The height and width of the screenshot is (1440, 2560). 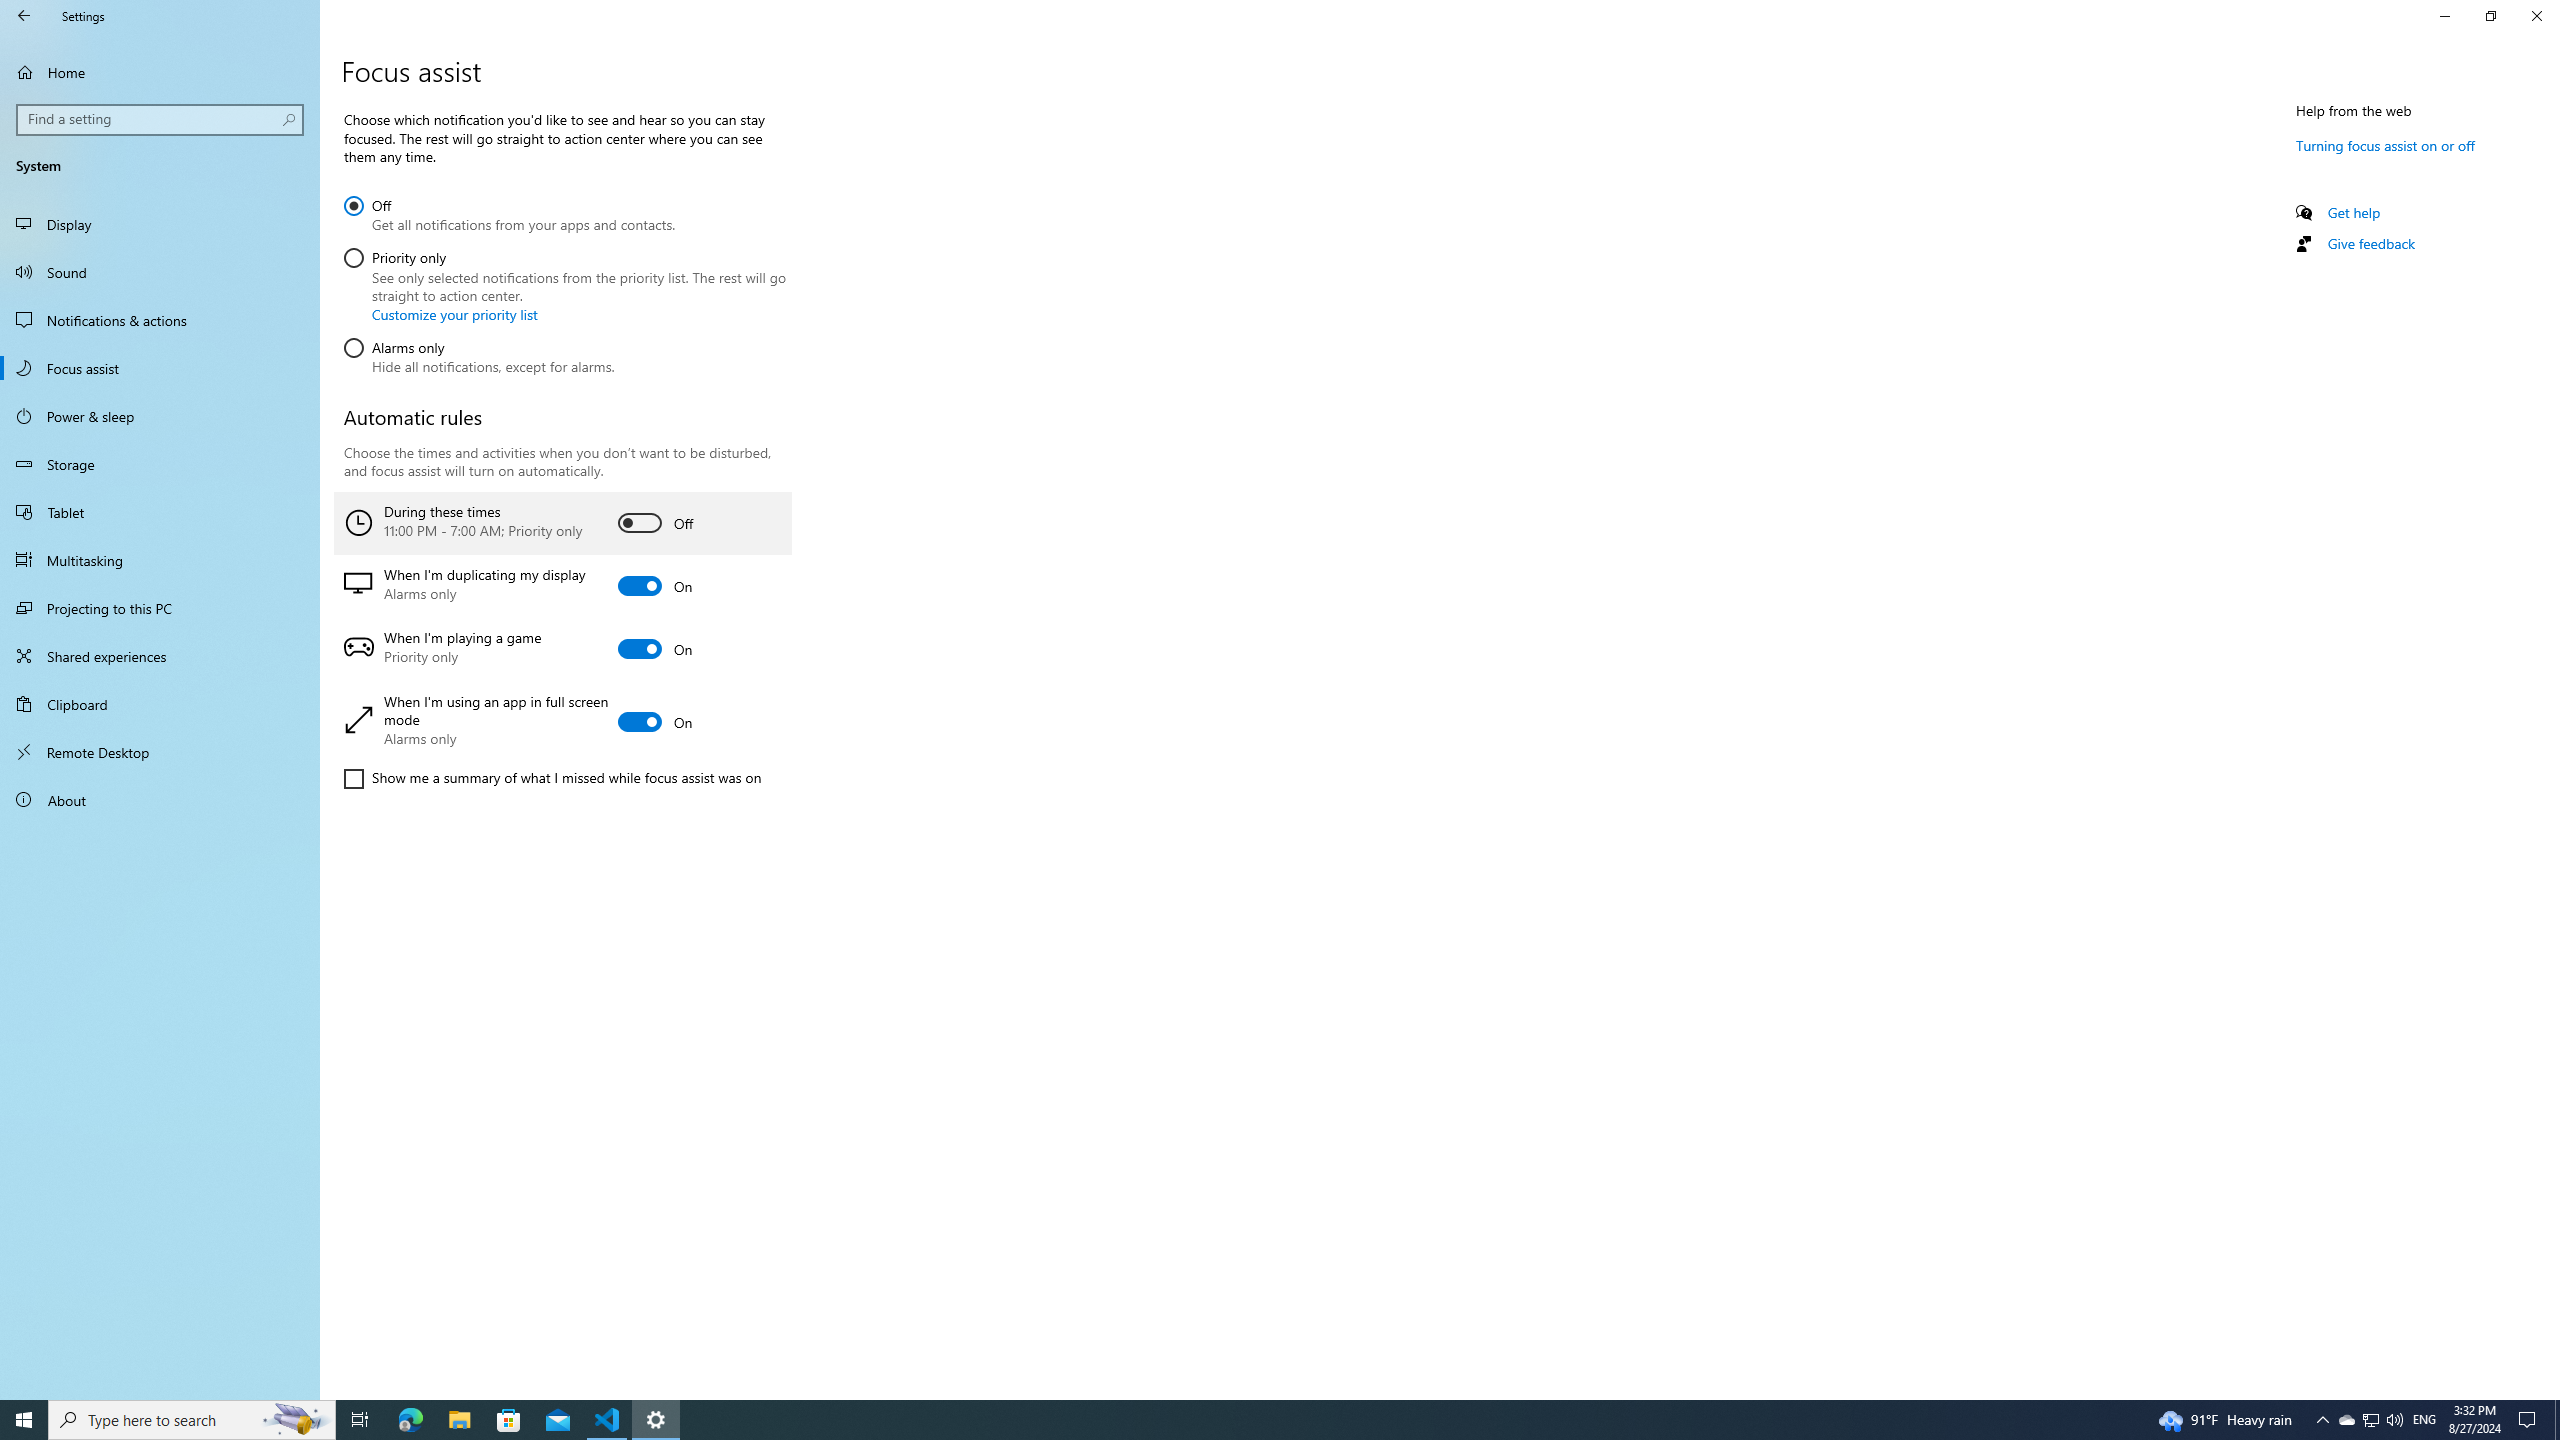 What do you see at coordinates (160, 118) in the screenshot?
I see `'Search box, Find a setting'` at bounding box center [160, 118].